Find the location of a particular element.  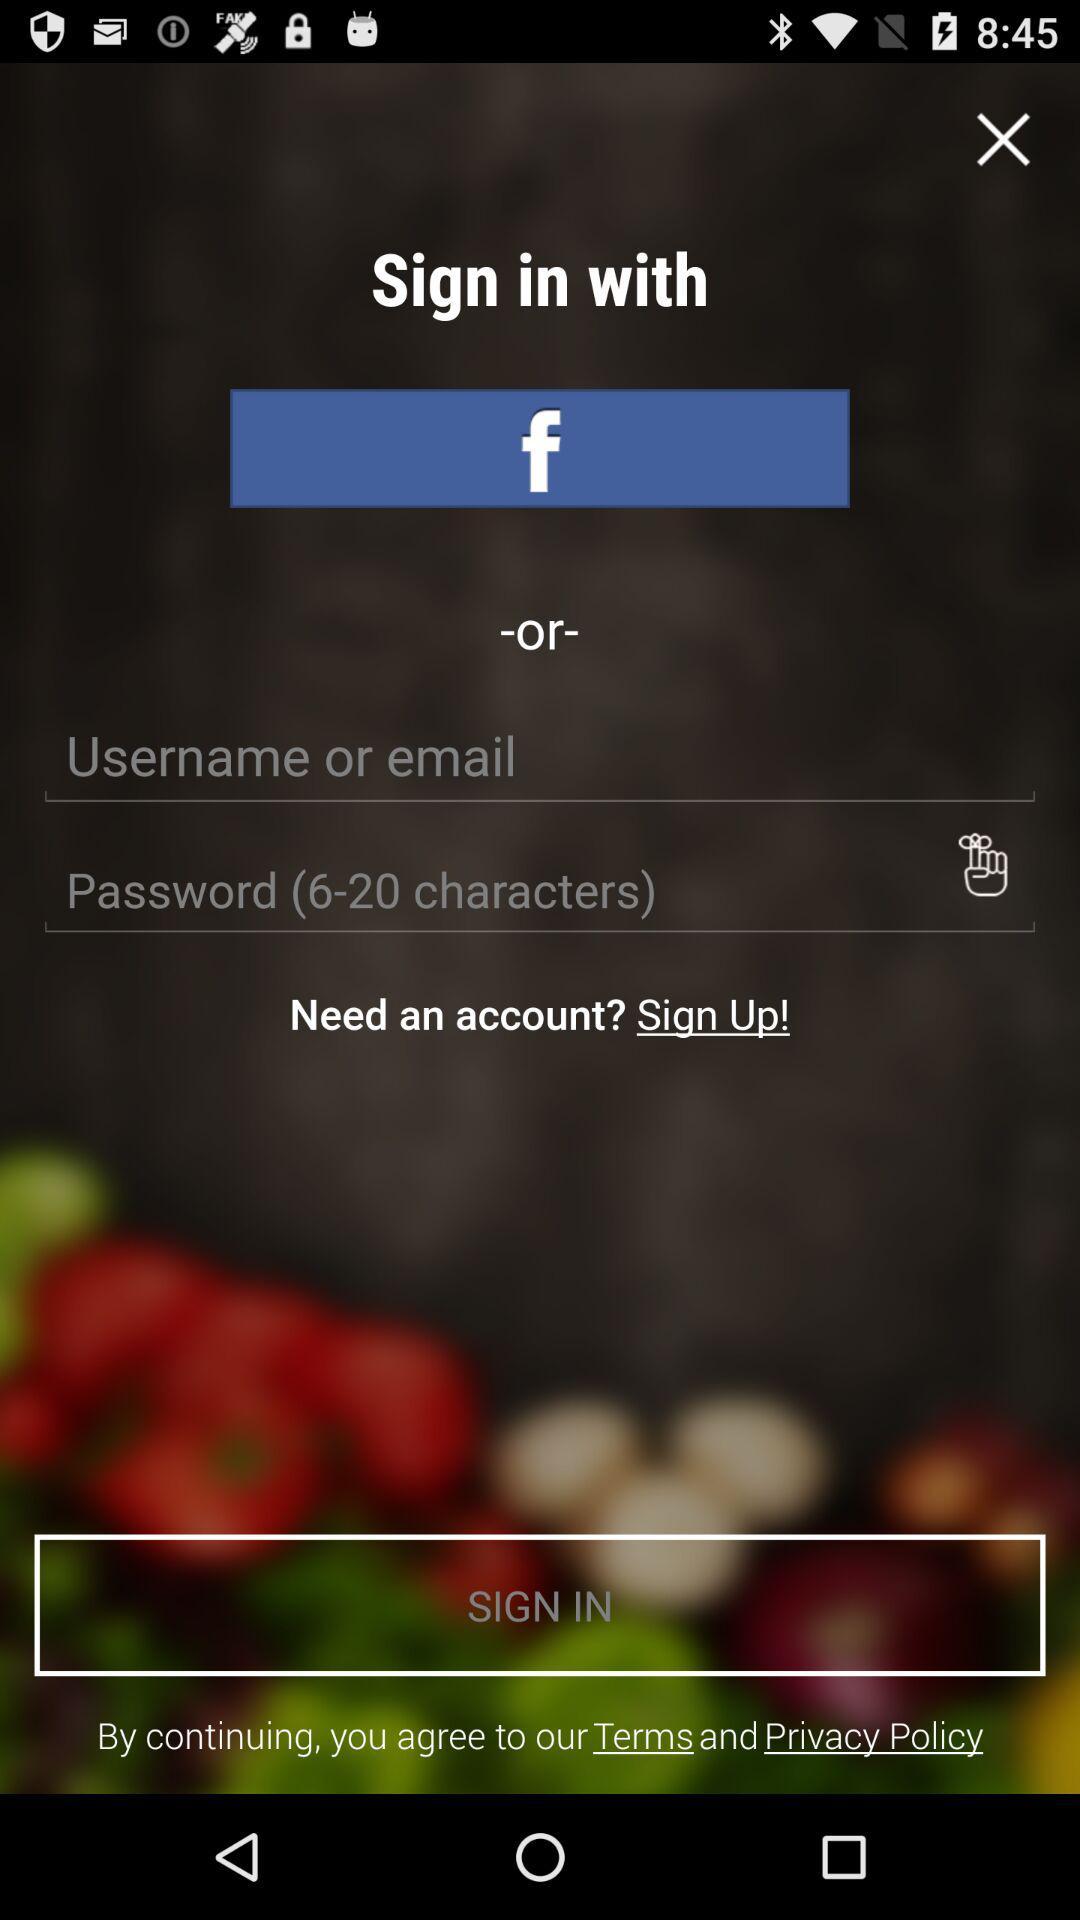

icon below -or- icon is located at coordinates (540, 755).